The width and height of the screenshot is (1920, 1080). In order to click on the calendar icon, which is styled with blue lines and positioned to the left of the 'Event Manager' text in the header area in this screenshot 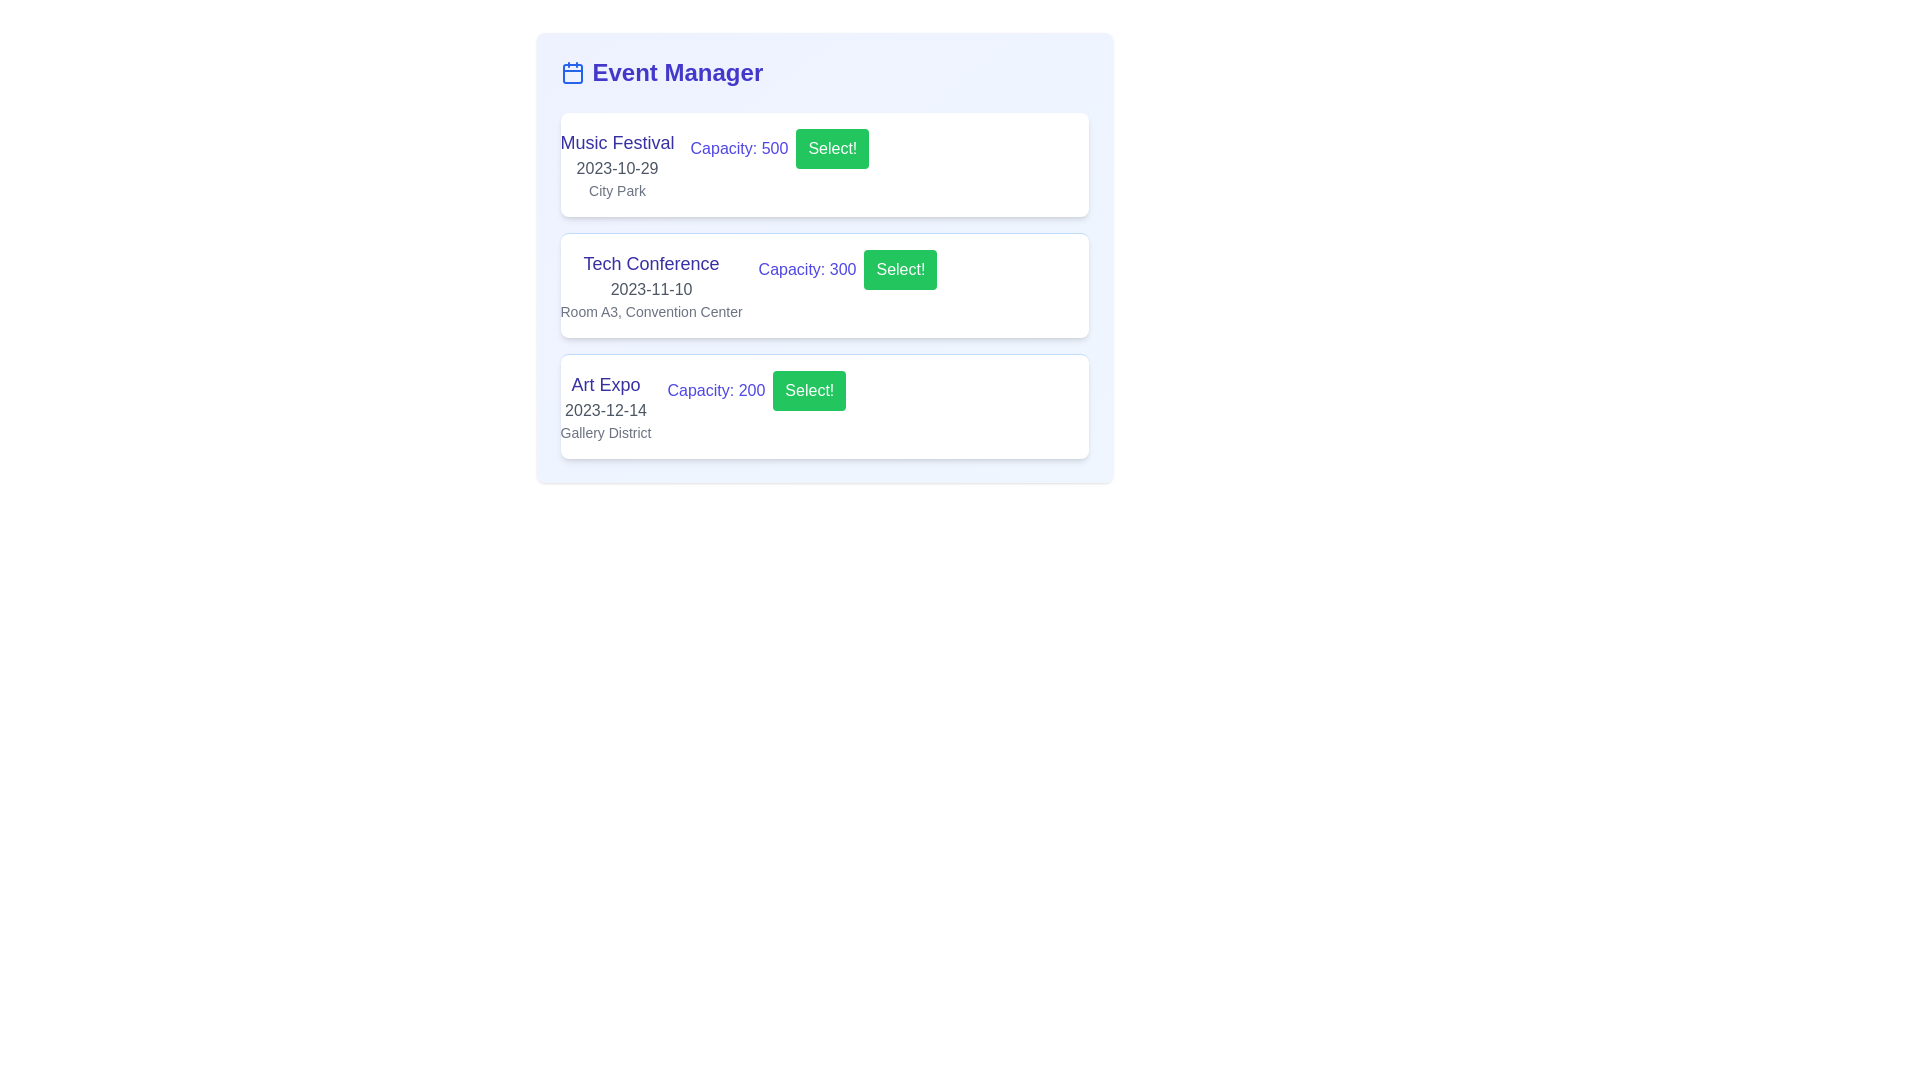, I will do `click(571, 72)`.